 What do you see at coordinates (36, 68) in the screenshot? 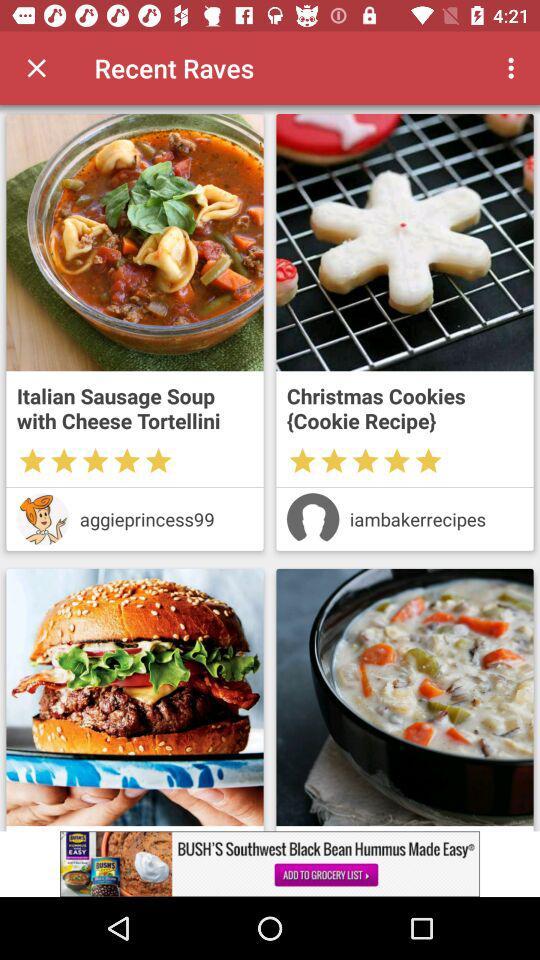
I see `close` at bounding box center [36, 68].